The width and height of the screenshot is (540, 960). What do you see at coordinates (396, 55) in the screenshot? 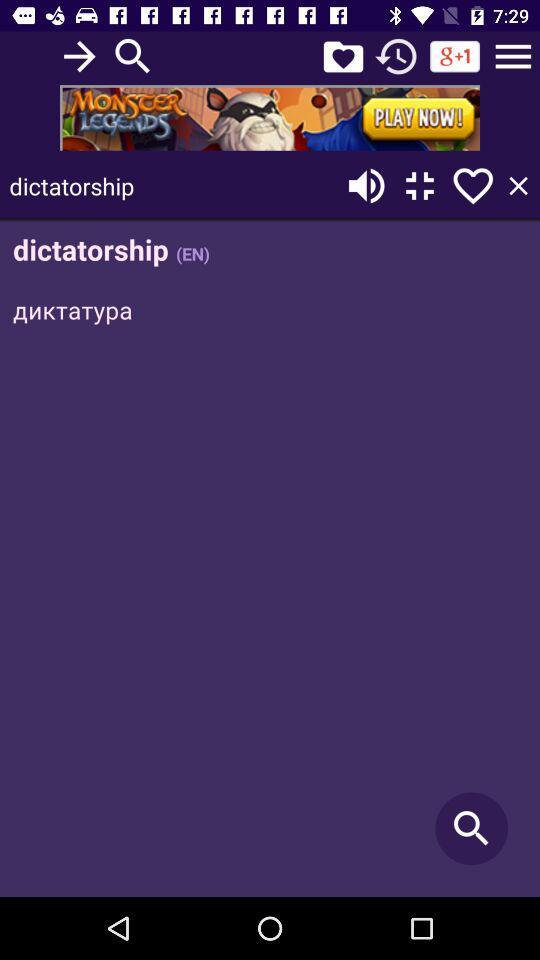
I see `the history icon` at bounding box center [396, 55].